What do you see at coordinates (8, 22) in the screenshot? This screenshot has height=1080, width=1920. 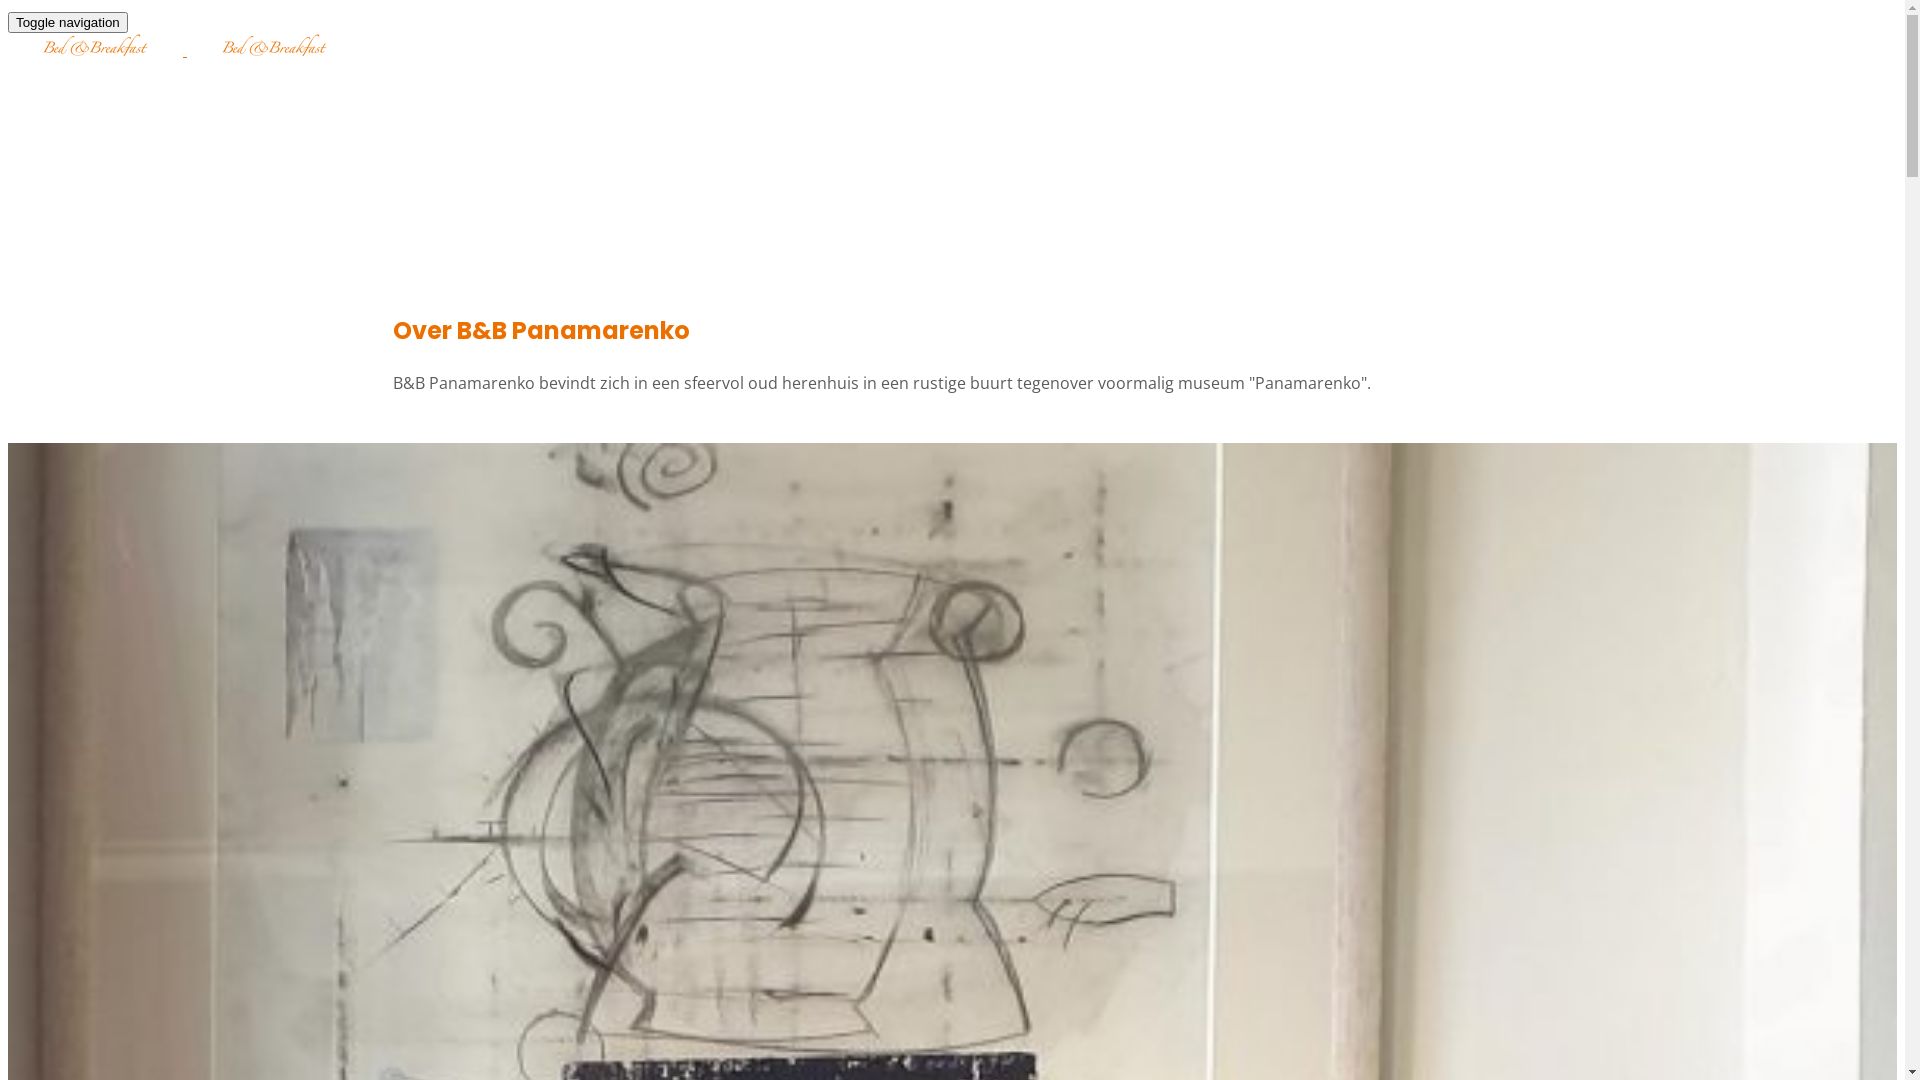 I see `'Toggle navigation'` at bounding box center [8, 22].